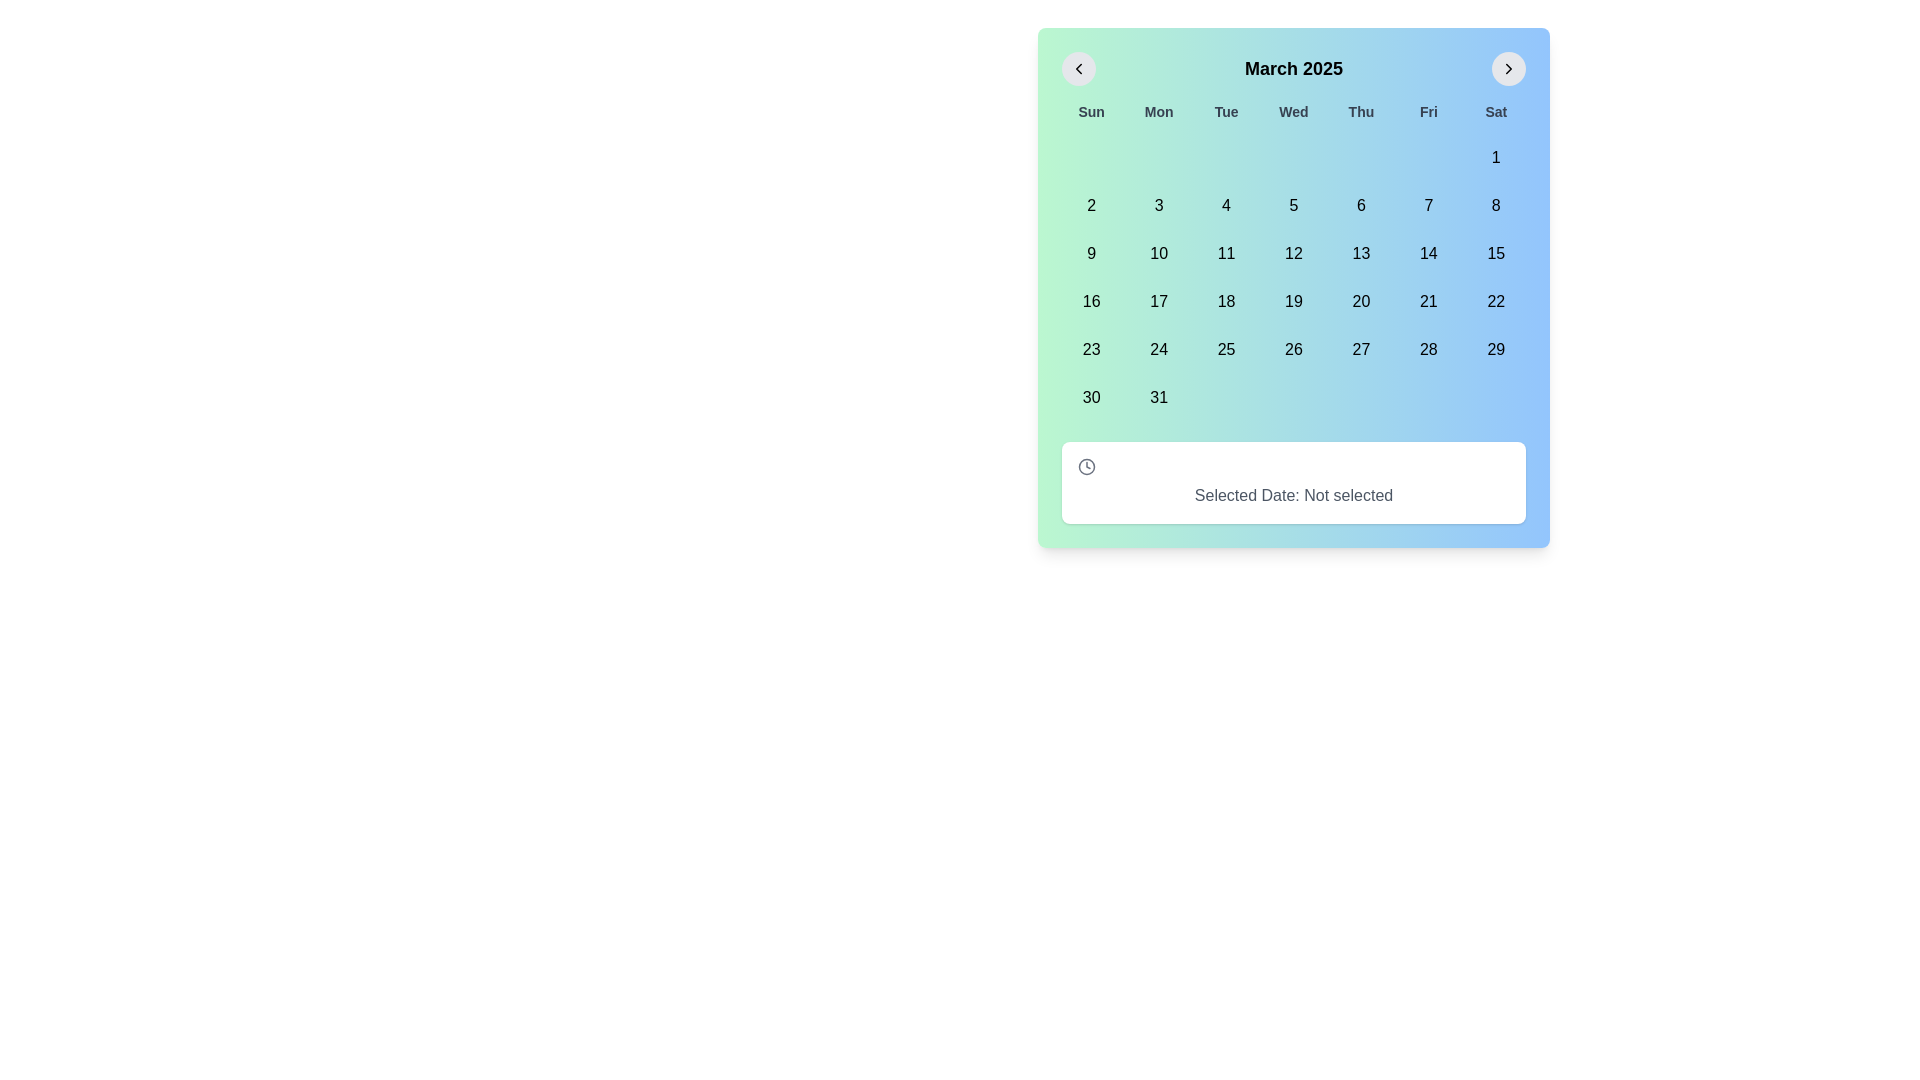 The image size is (1920, 1080). Describe the element at coordinates (1159, 301) in the screenshot. I see `the selectable date button located in the fourth row, second column of the calendar grid beneath the 'March 2025' header` at that location.